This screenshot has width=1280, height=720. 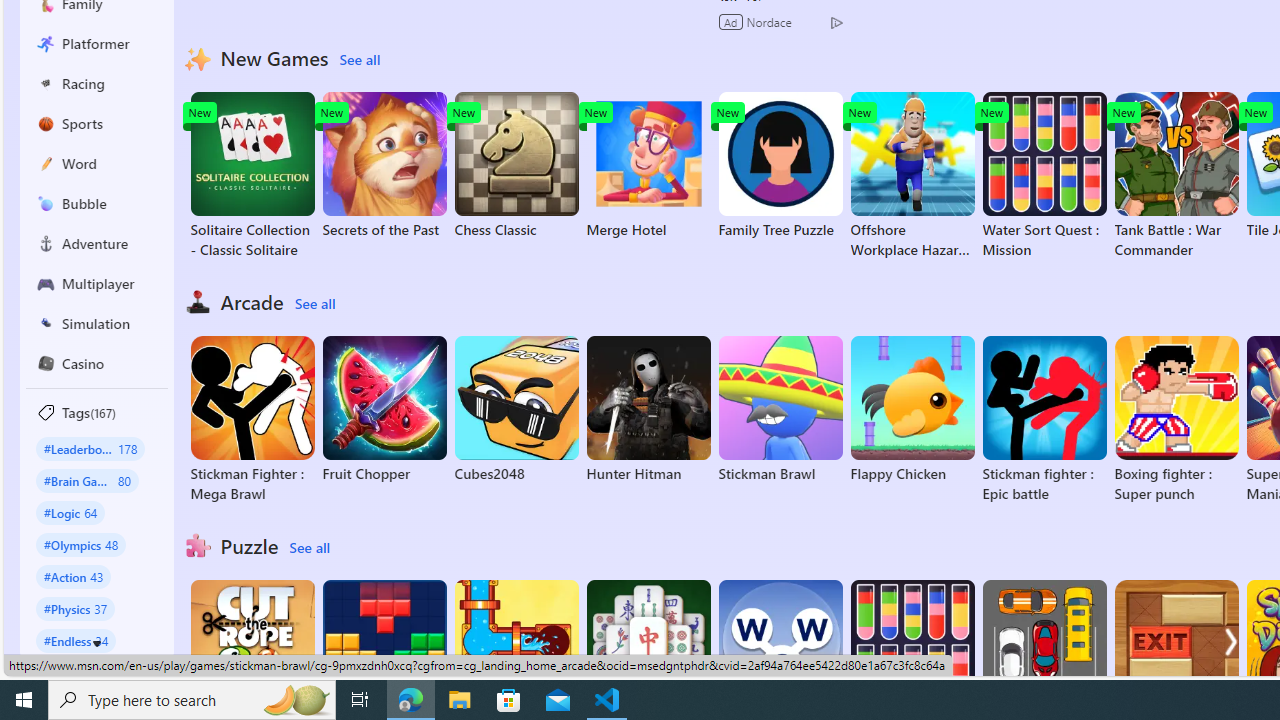 What do you see at coordinates (71, 511) in the screenshot?
I see `'#Logic 64'` at bounding box center [71, 511].